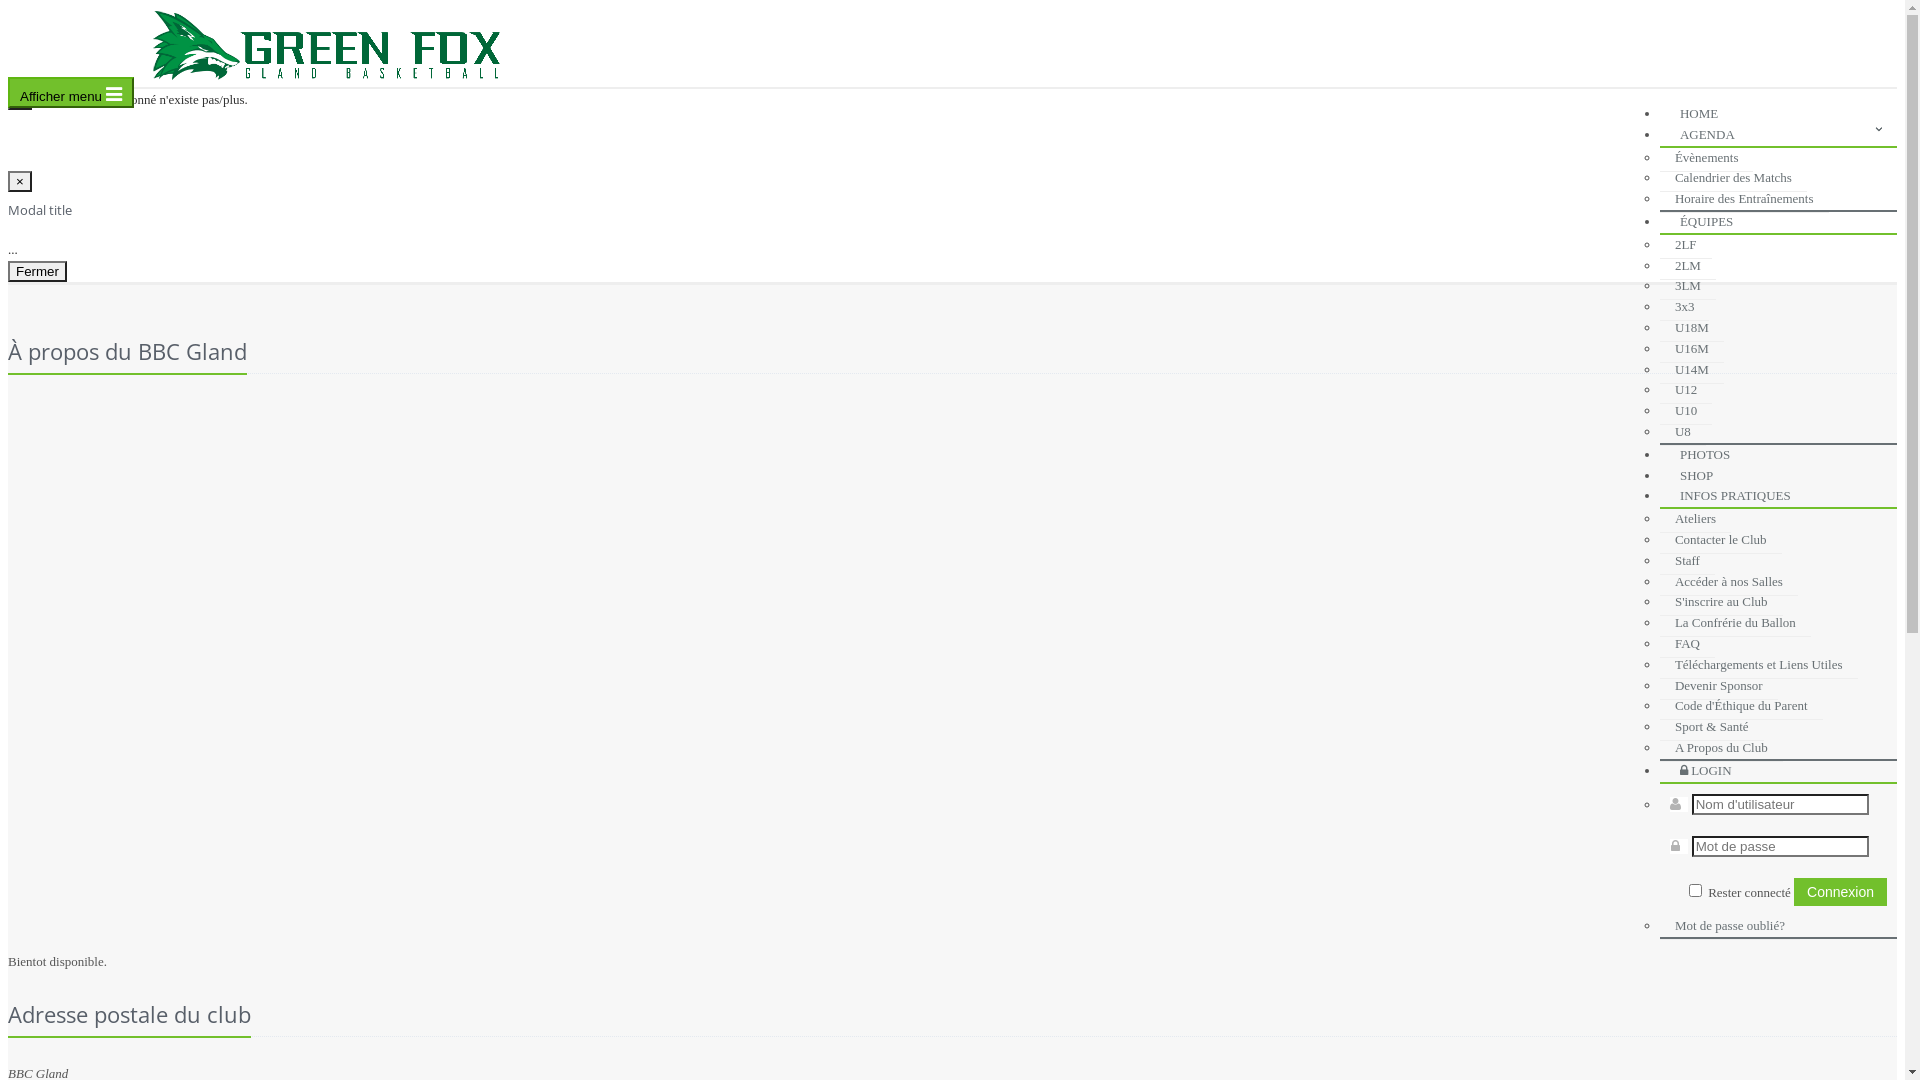 This screenshot has height=1080, width=1920. I want to click on 'U18M', so click(1691, 326).